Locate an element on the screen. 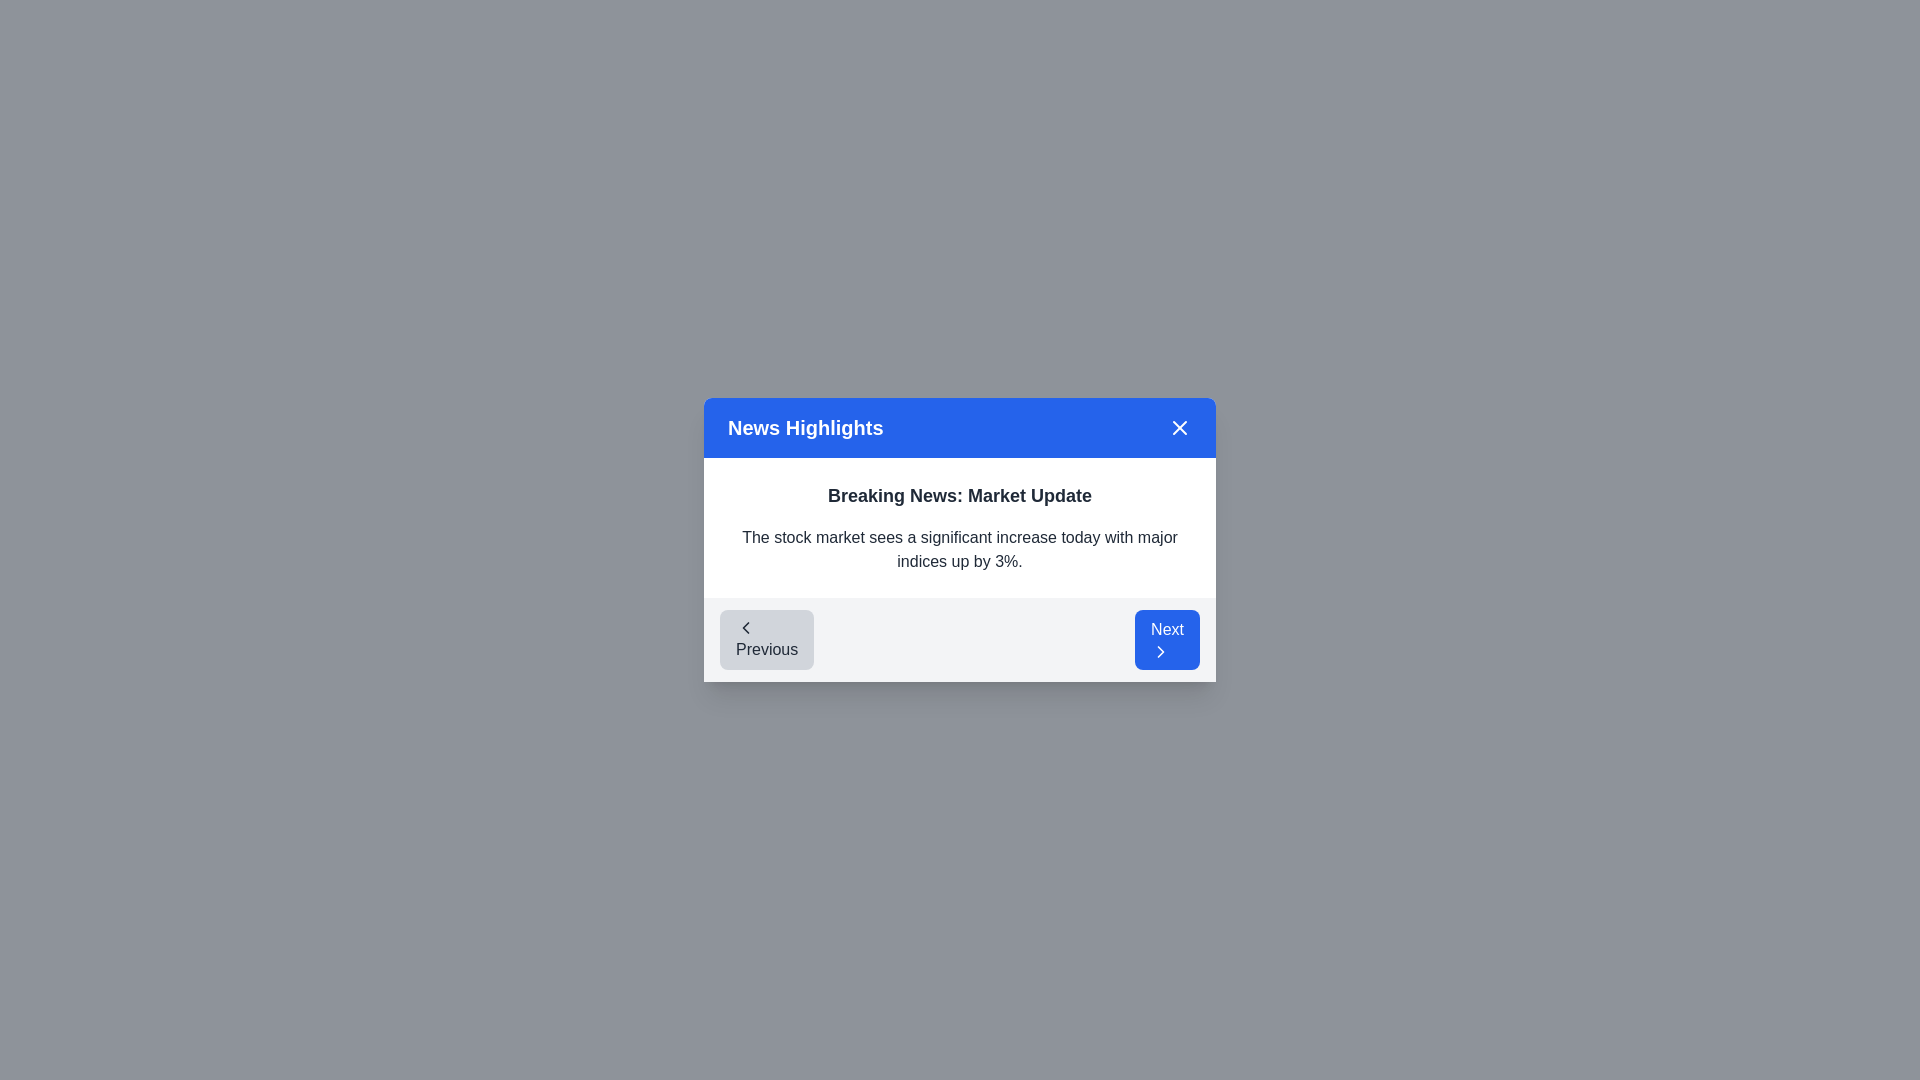 The height and width of the screenshot is (1080, 1920). the Text label located in the top left corner of the blue header section of the modal dialog, which serves as the title or header for the modal's content is located at coordinates (805, 427).